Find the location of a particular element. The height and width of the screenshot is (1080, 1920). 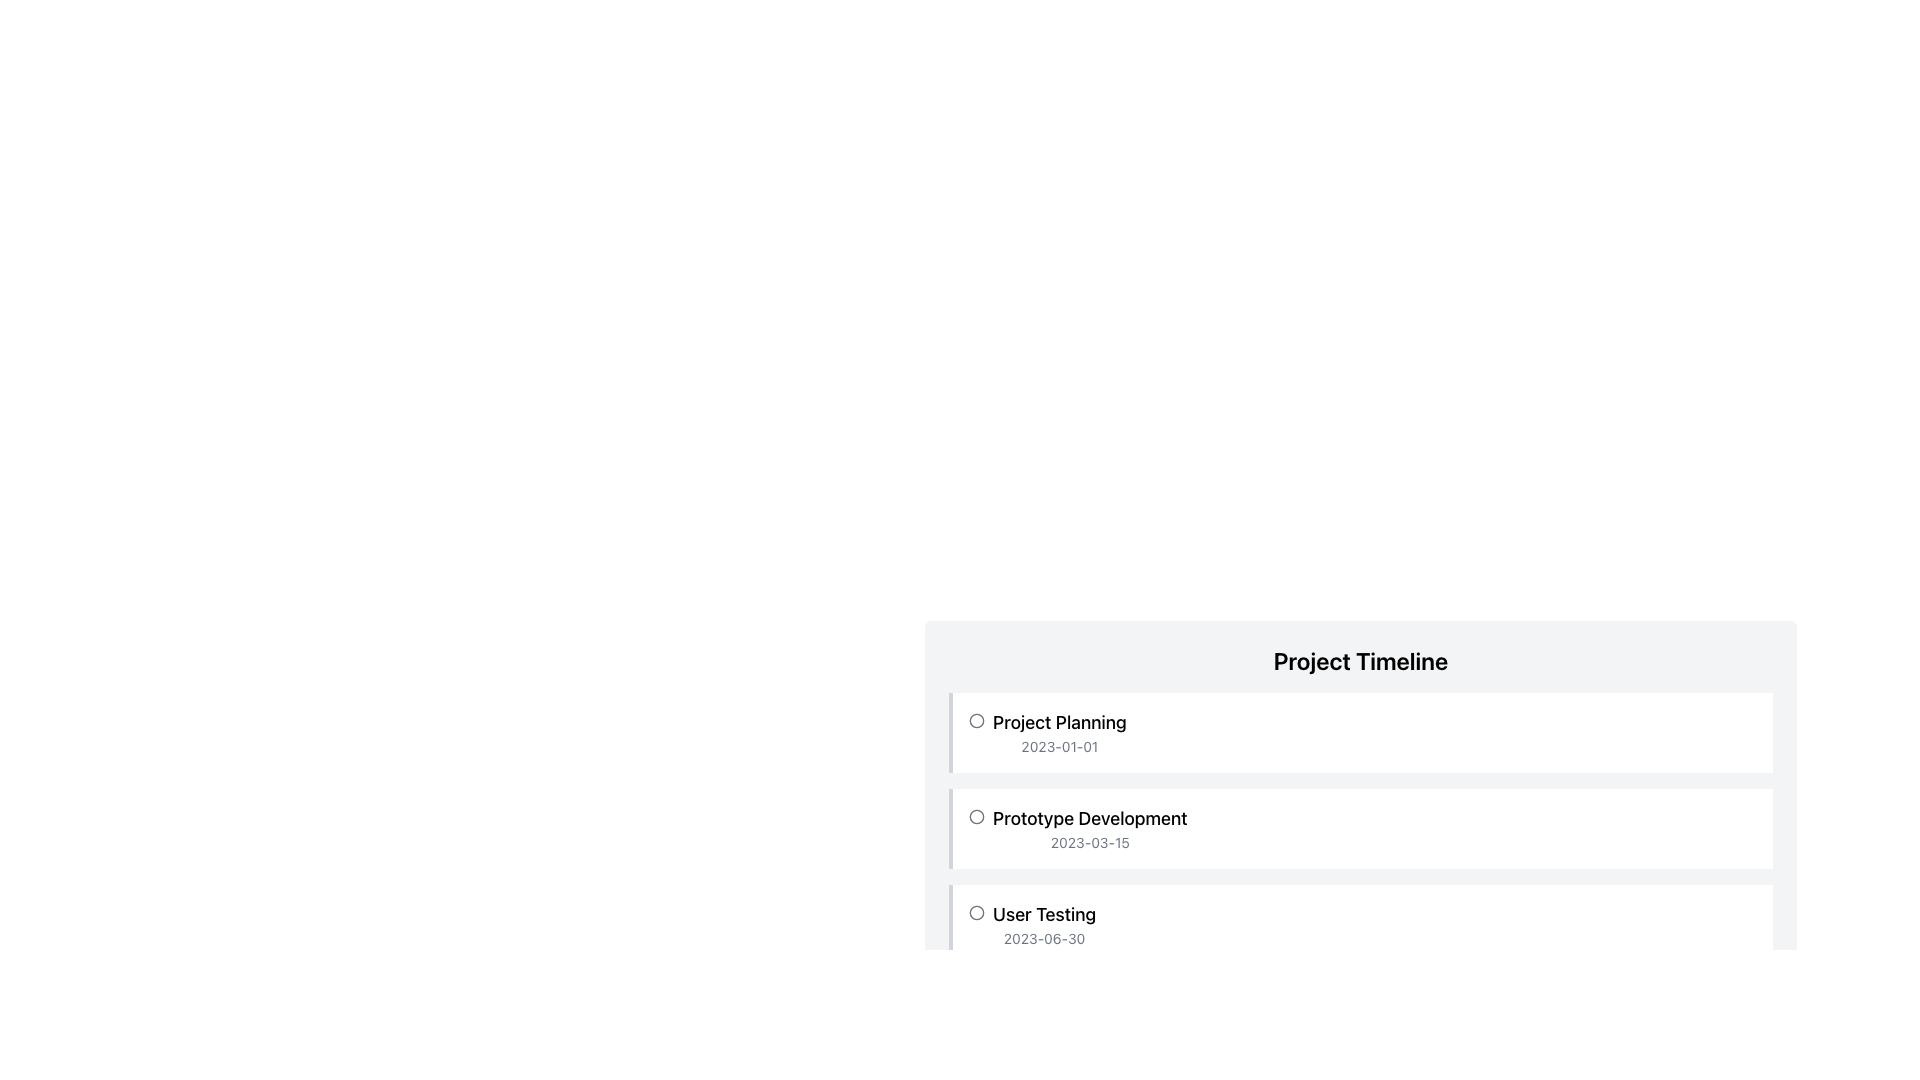

the first circular icon to the left of the 'Project Planning' text in the 'Project Timeline' section is located at coordinates (977, 721).